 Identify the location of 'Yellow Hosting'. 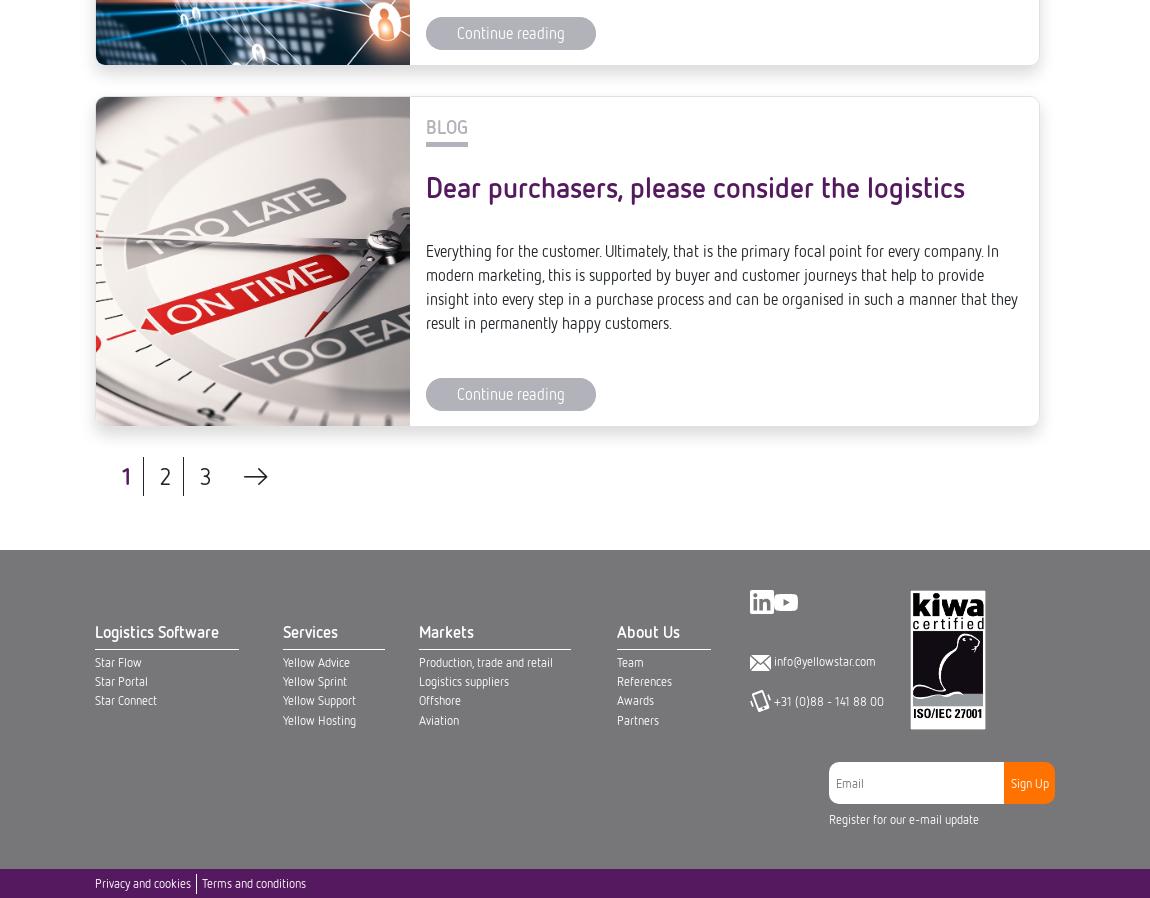
(318, 41).